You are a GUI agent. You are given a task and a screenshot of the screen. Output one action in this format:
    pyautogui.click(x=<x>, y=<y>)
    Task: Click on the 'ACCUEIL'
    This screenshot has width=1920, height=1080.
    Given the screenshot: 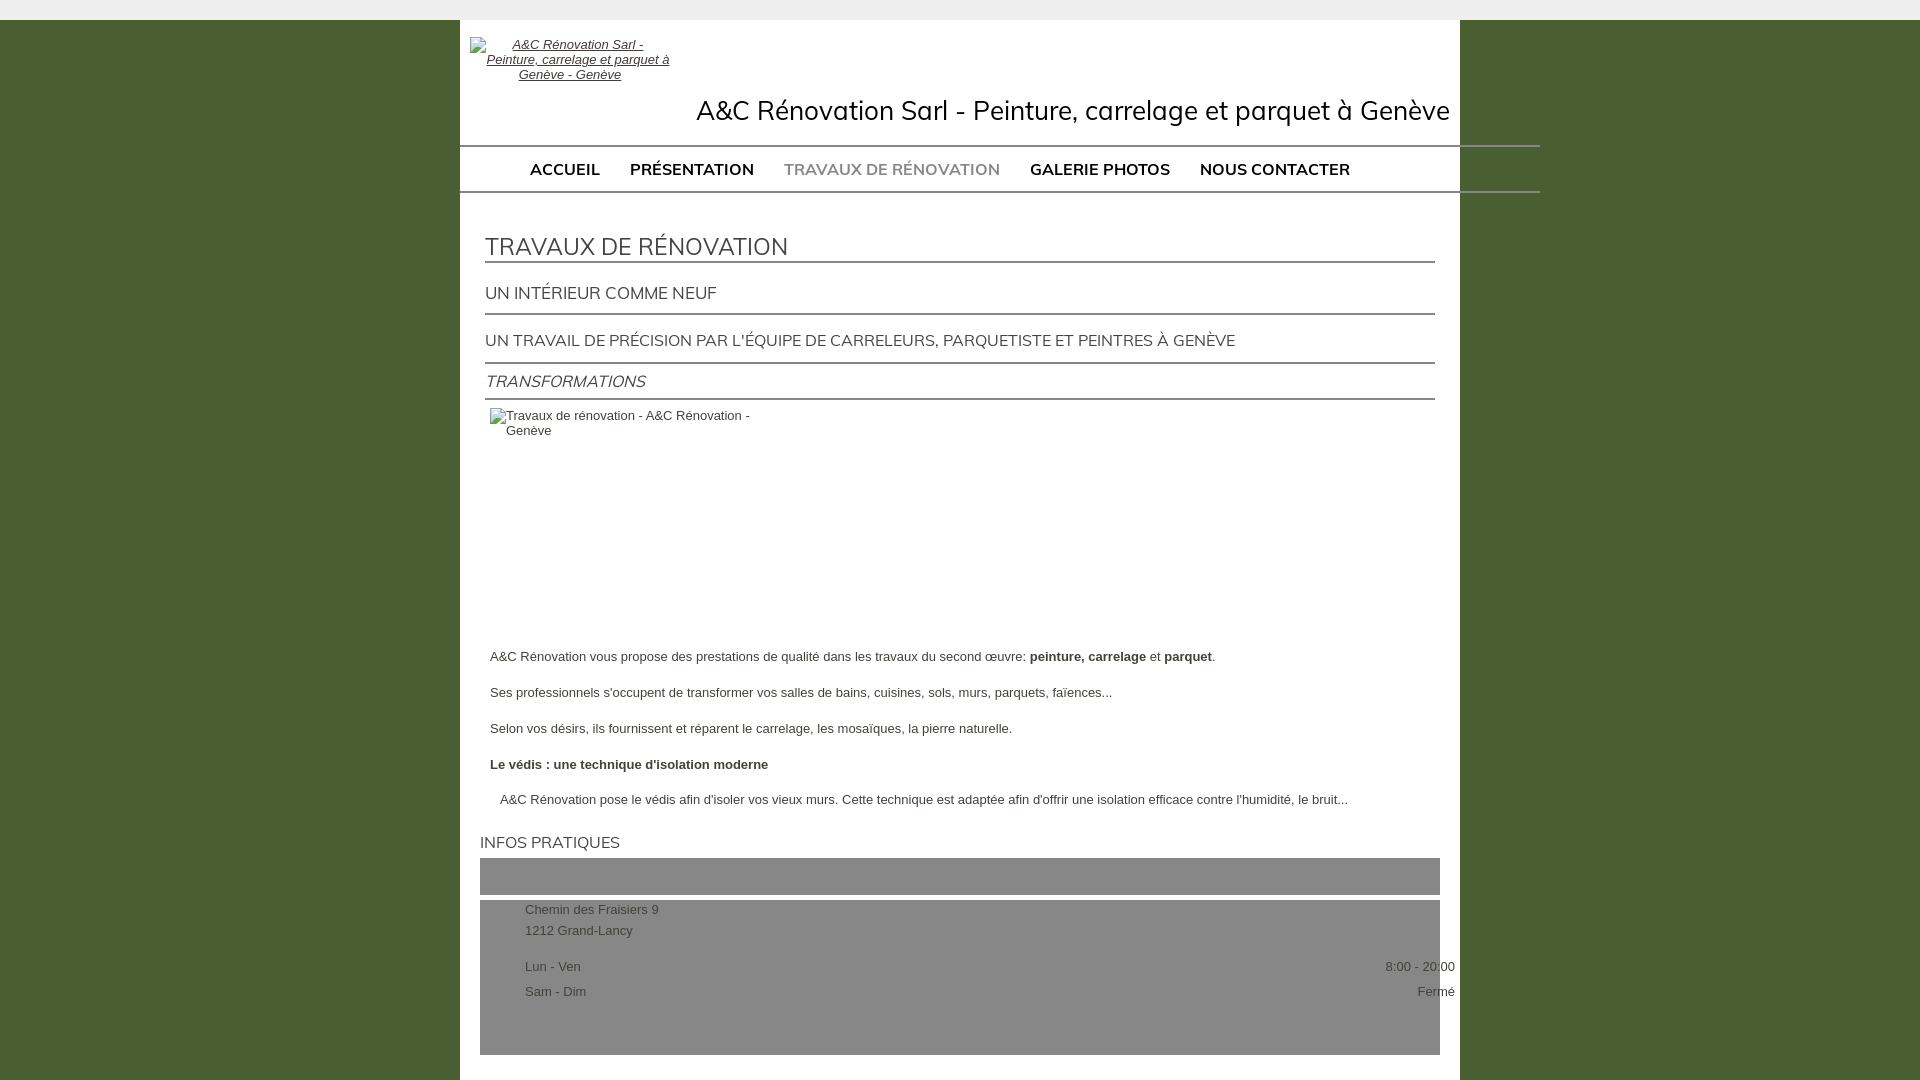 What is the action you would take?
    pyautogui.click(x=564, y=168)
    